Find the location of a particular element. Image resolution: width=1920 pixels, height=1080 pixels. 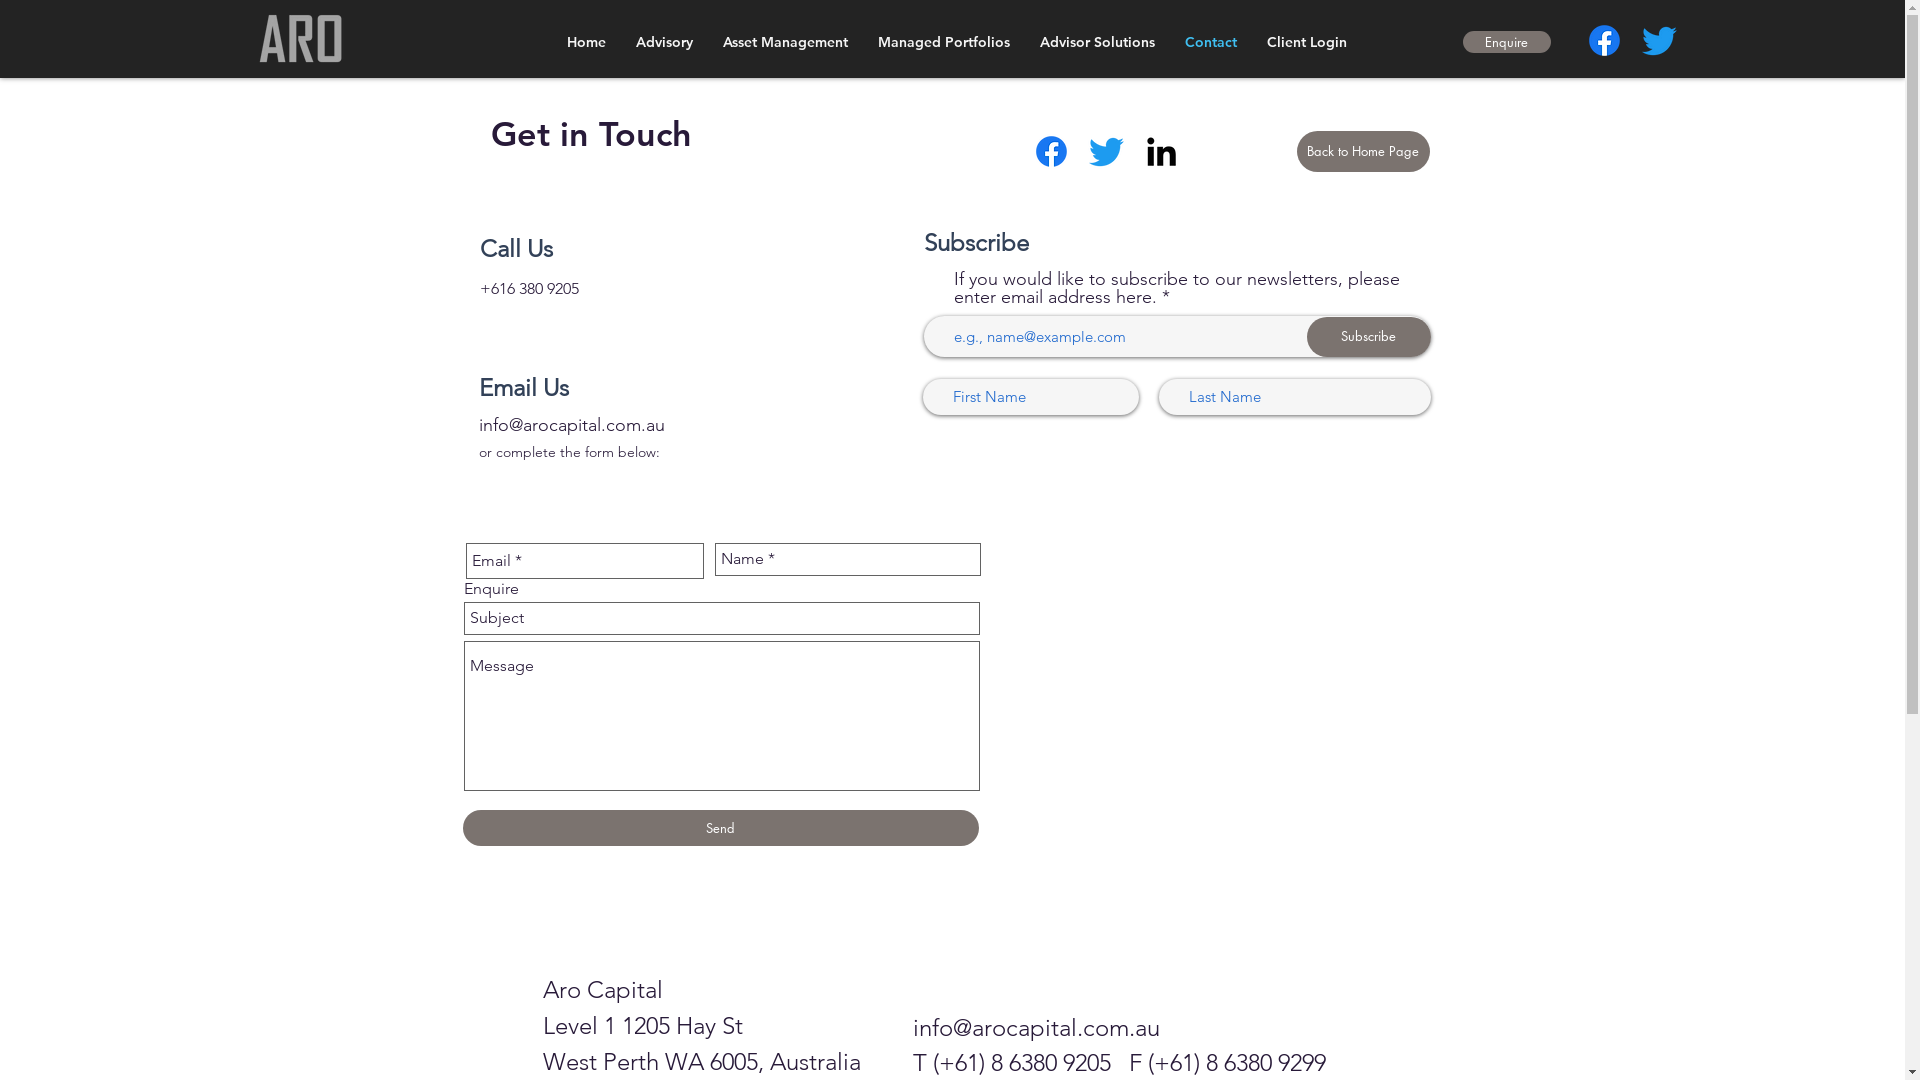

'Home' is located at coordinates (585, 42).